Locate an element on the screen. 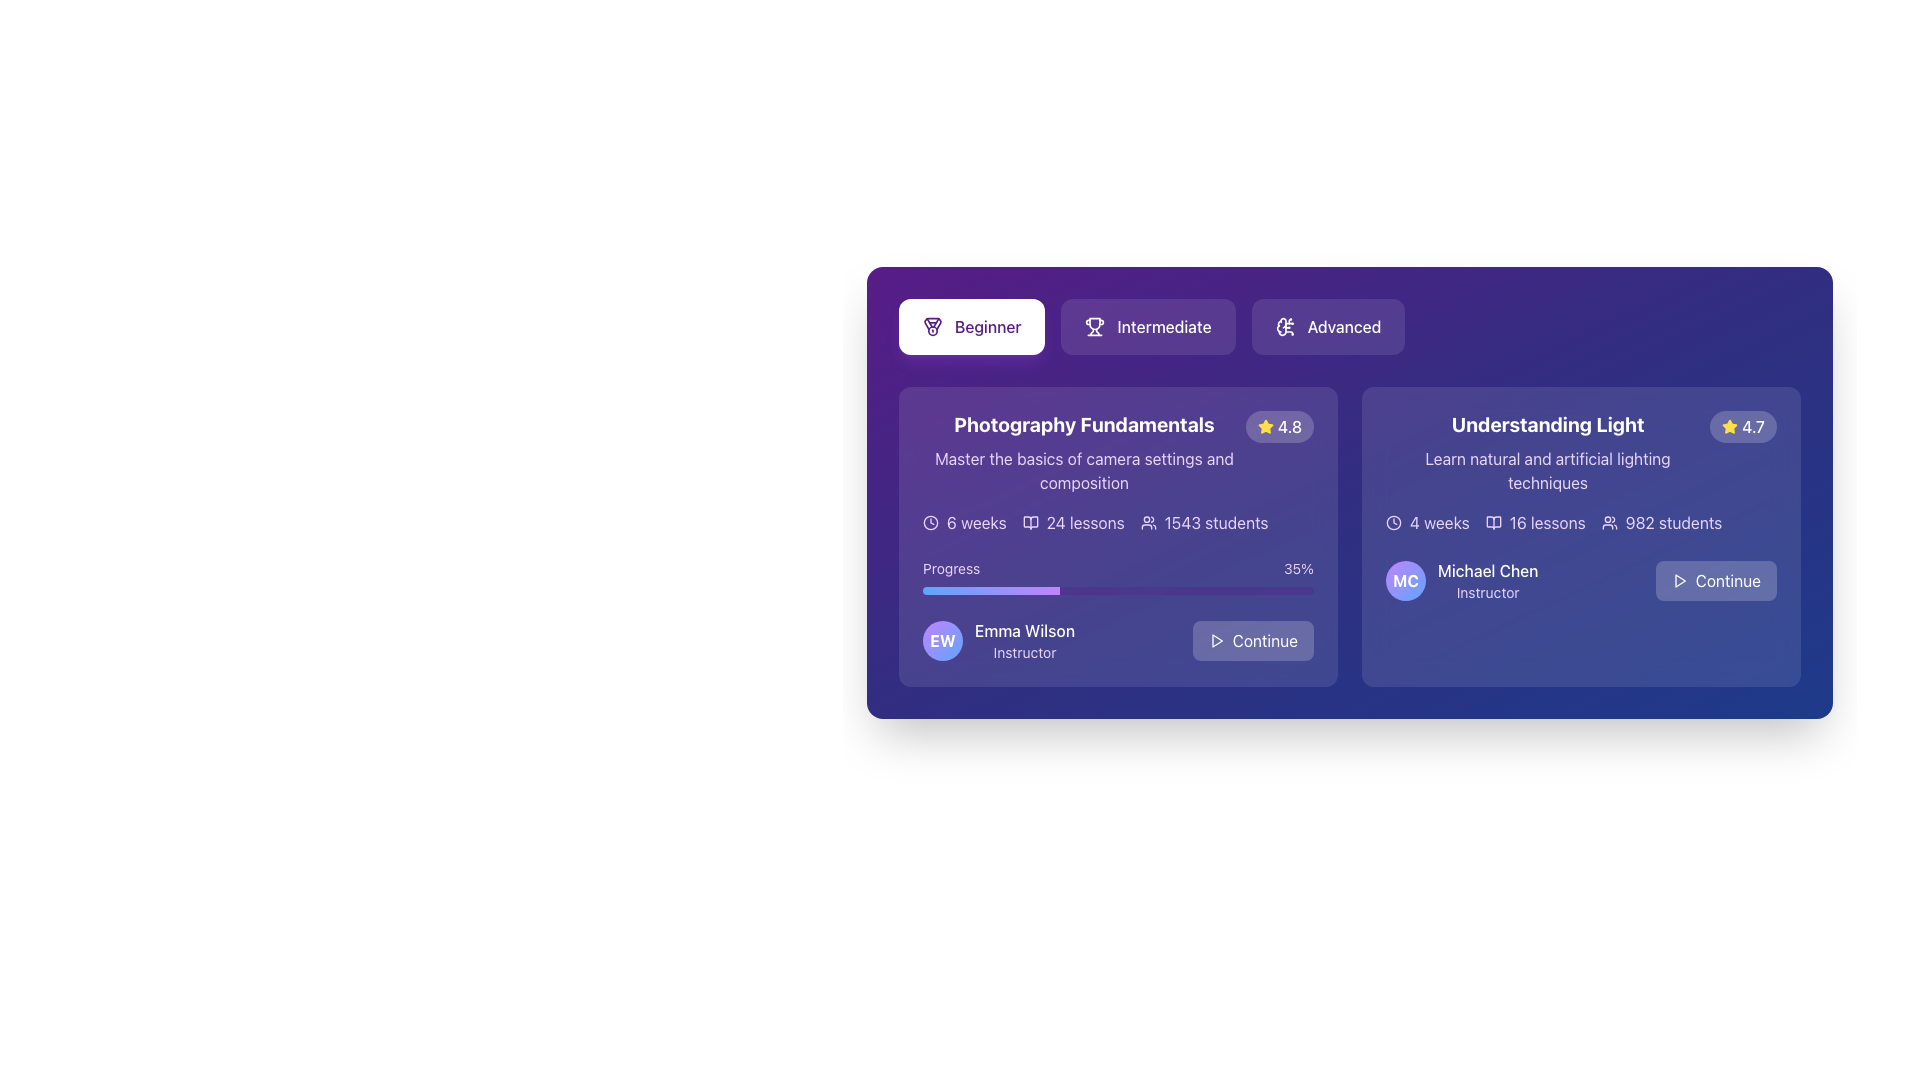  text label that displays 'Instructor' in light purple color, positioned below 'Emma Wilson' in the Photography Fundamentals card is located at coordinates (1025, 652).